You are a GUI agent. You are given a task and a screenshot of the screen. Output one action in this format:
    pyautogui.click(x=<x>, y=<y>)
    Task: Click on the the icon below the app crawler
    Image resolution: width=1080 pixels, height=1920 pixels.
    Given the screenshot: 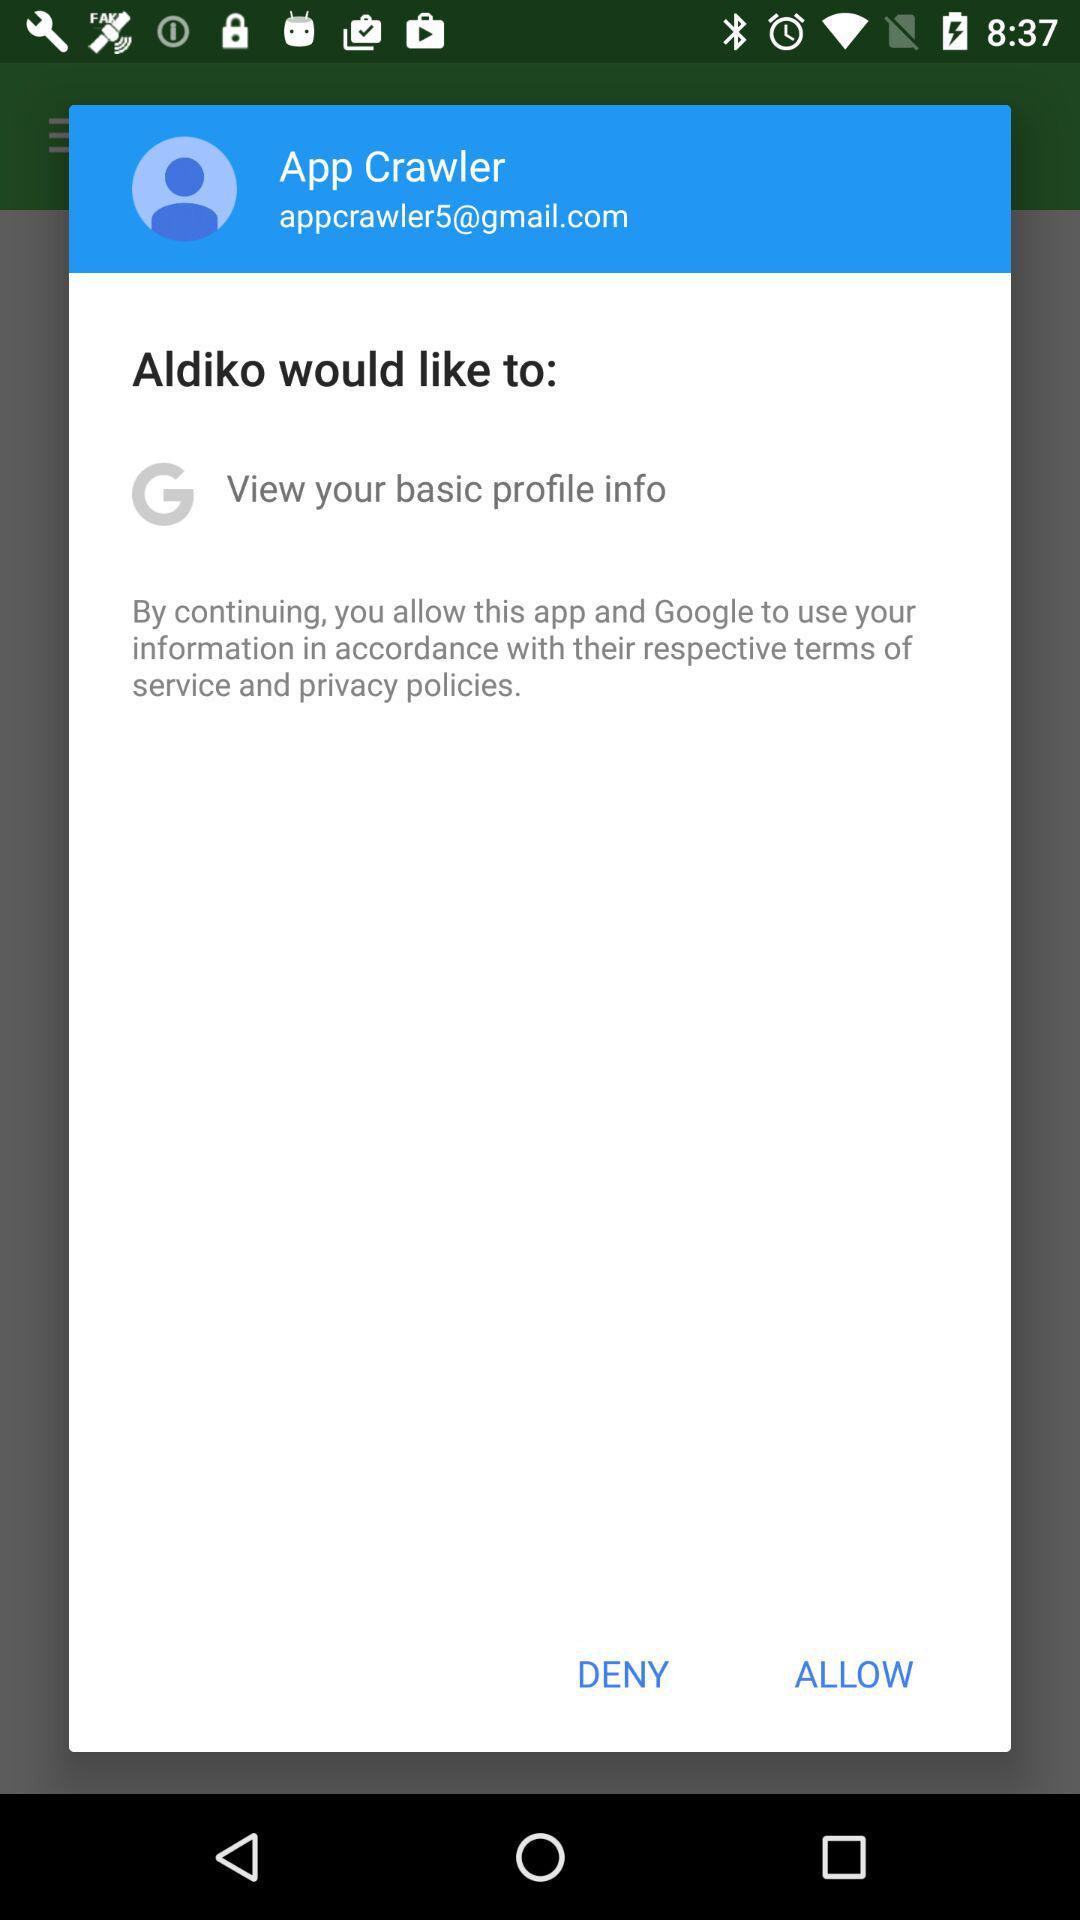 What is the action you would take?
    pyautogui.click(x=454, y=214)
    